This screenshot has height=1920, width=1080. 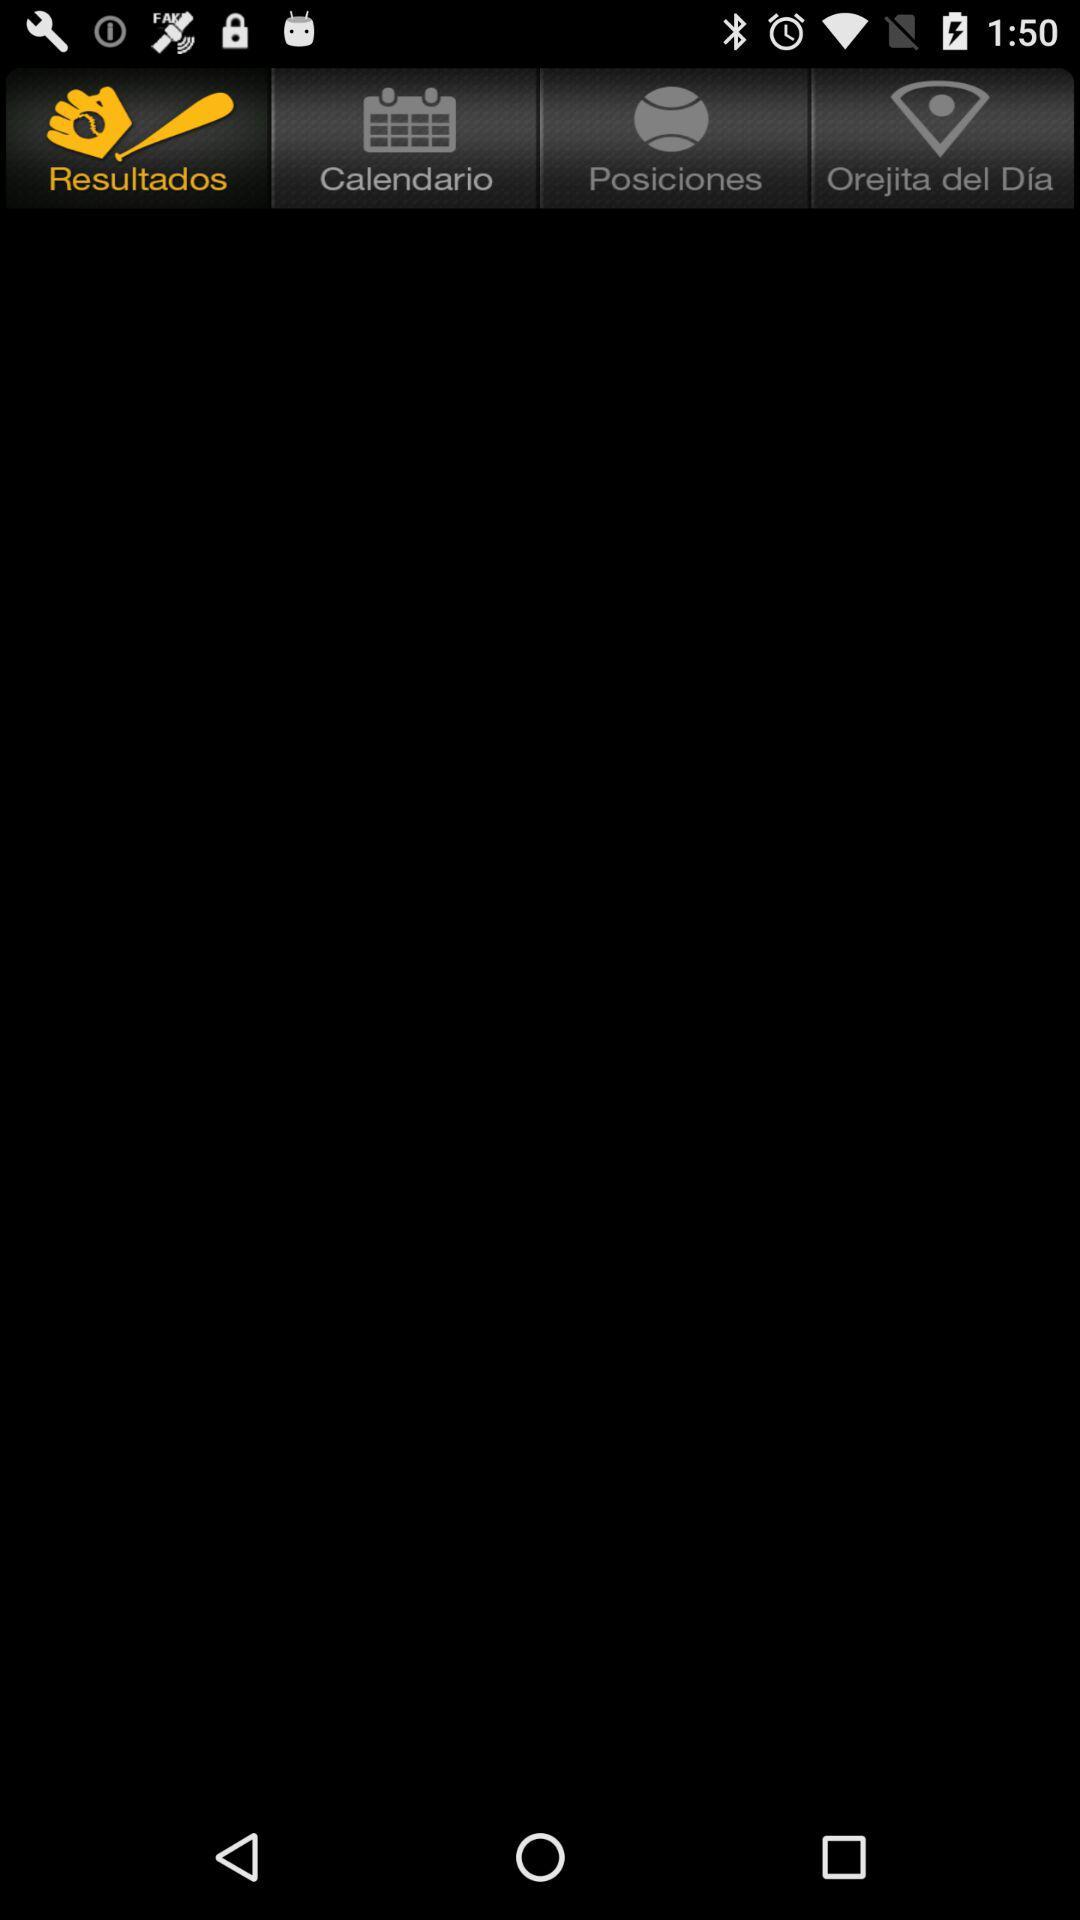 I want to click on click the resultados button, so click(x=135, y=137).